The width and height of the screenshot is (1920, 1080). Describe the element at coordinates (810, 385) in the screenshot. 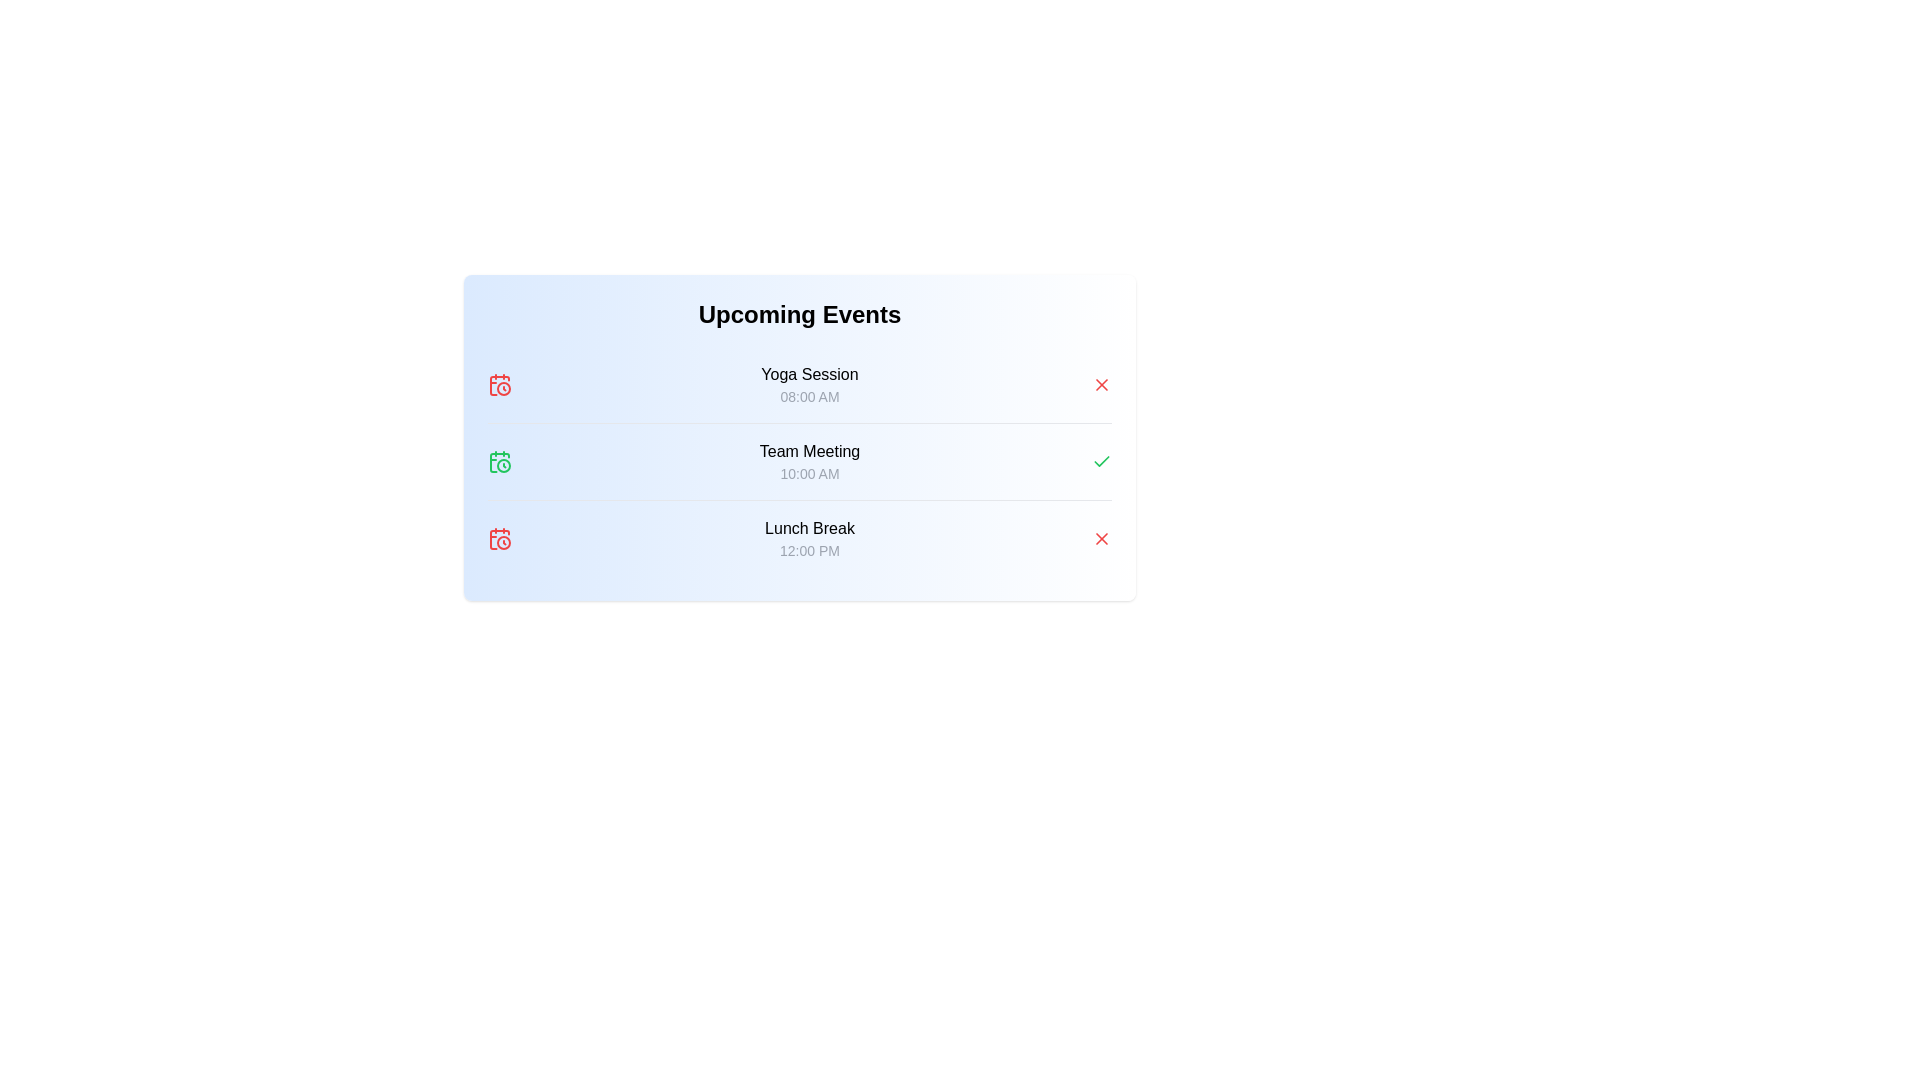

I see `the first List item in the 'Upcoming Events' section` at that location.